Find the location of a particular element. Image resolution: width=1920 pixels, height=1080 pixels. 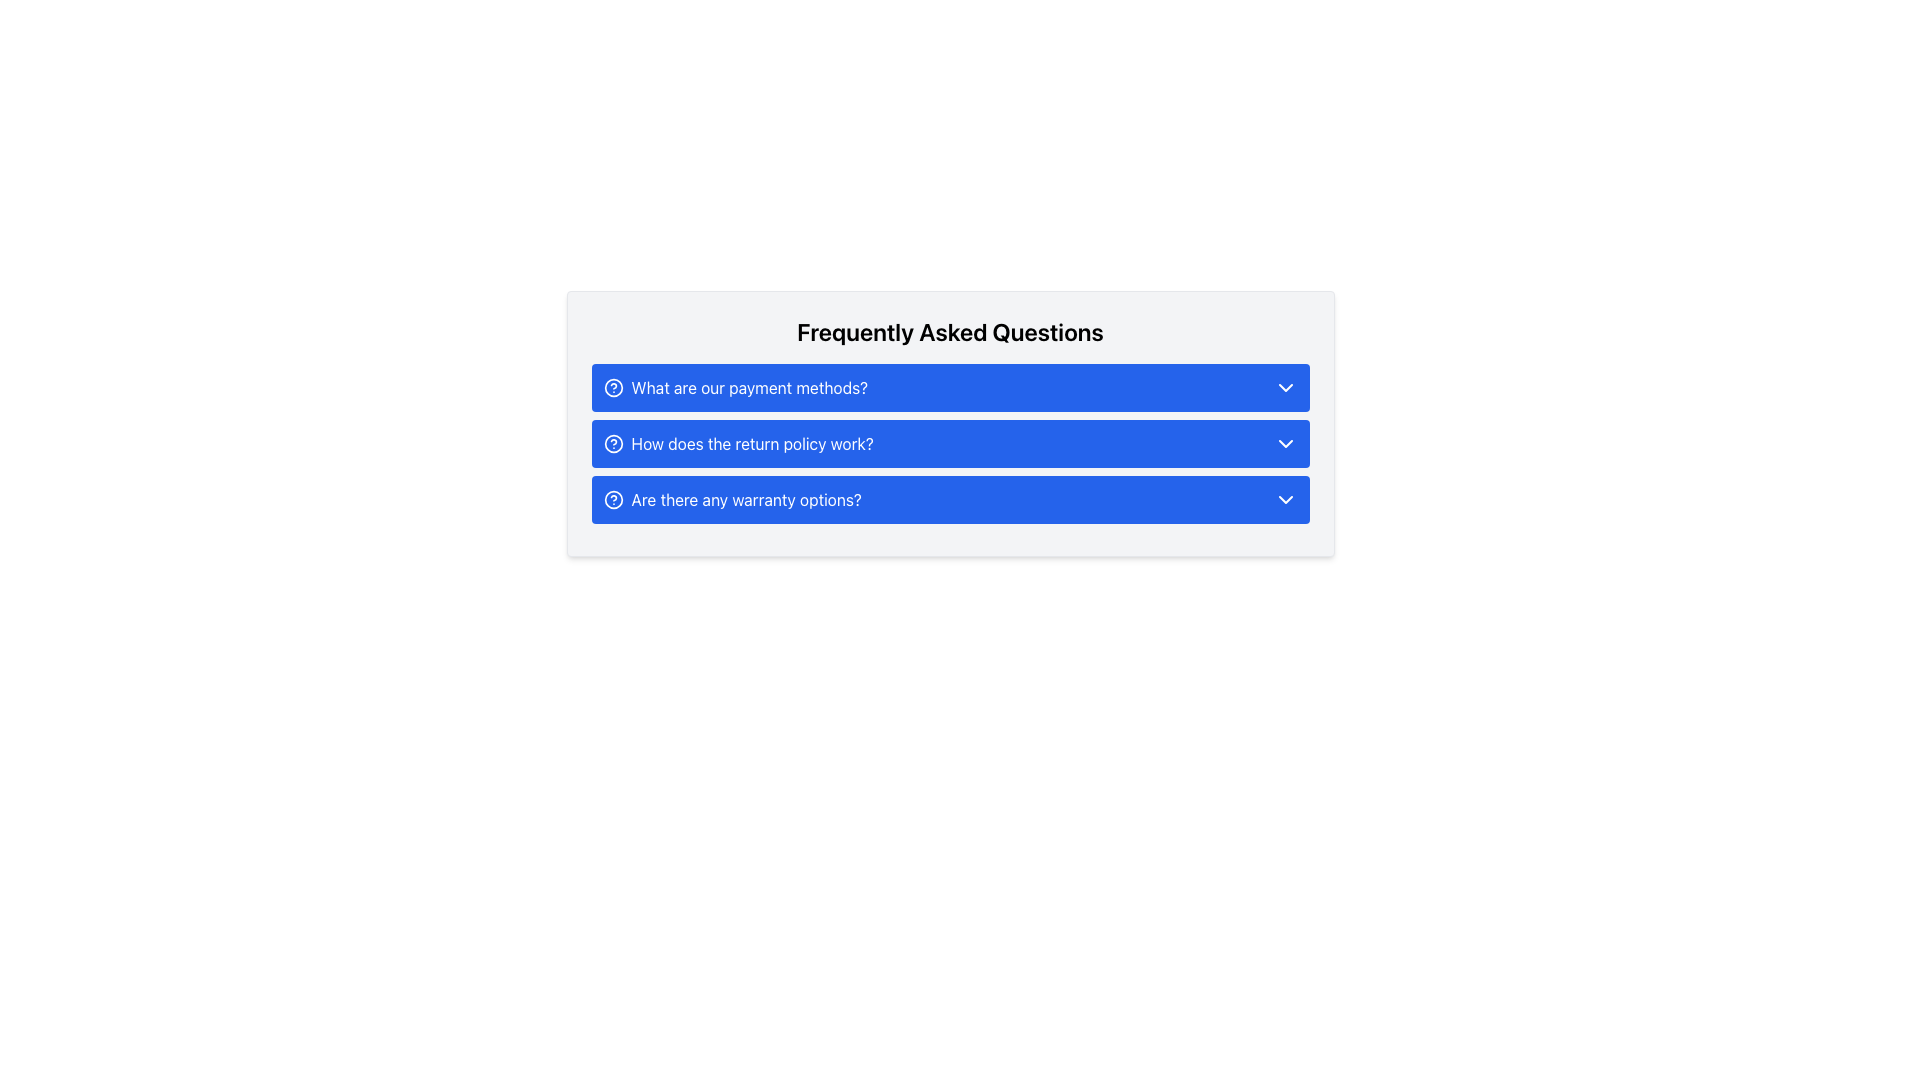

the first Collapsible FAQ button labeled 'What are our payment methods?' is located at coordinates (949, 388).